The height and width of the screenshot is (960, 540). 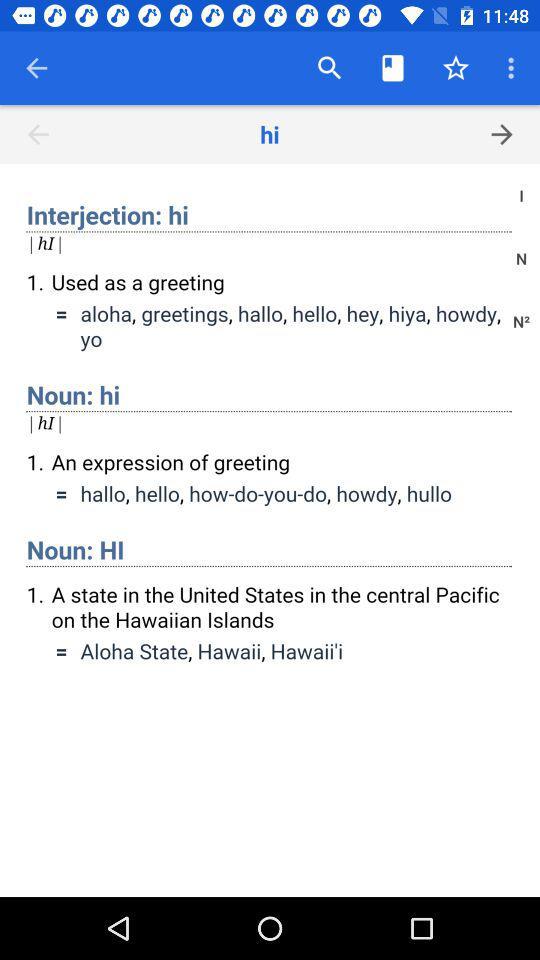 What do you see at coordinates (38, 133) in the screenshot?
I see `the arrow_backward icon` at bounding box center [38, 133].